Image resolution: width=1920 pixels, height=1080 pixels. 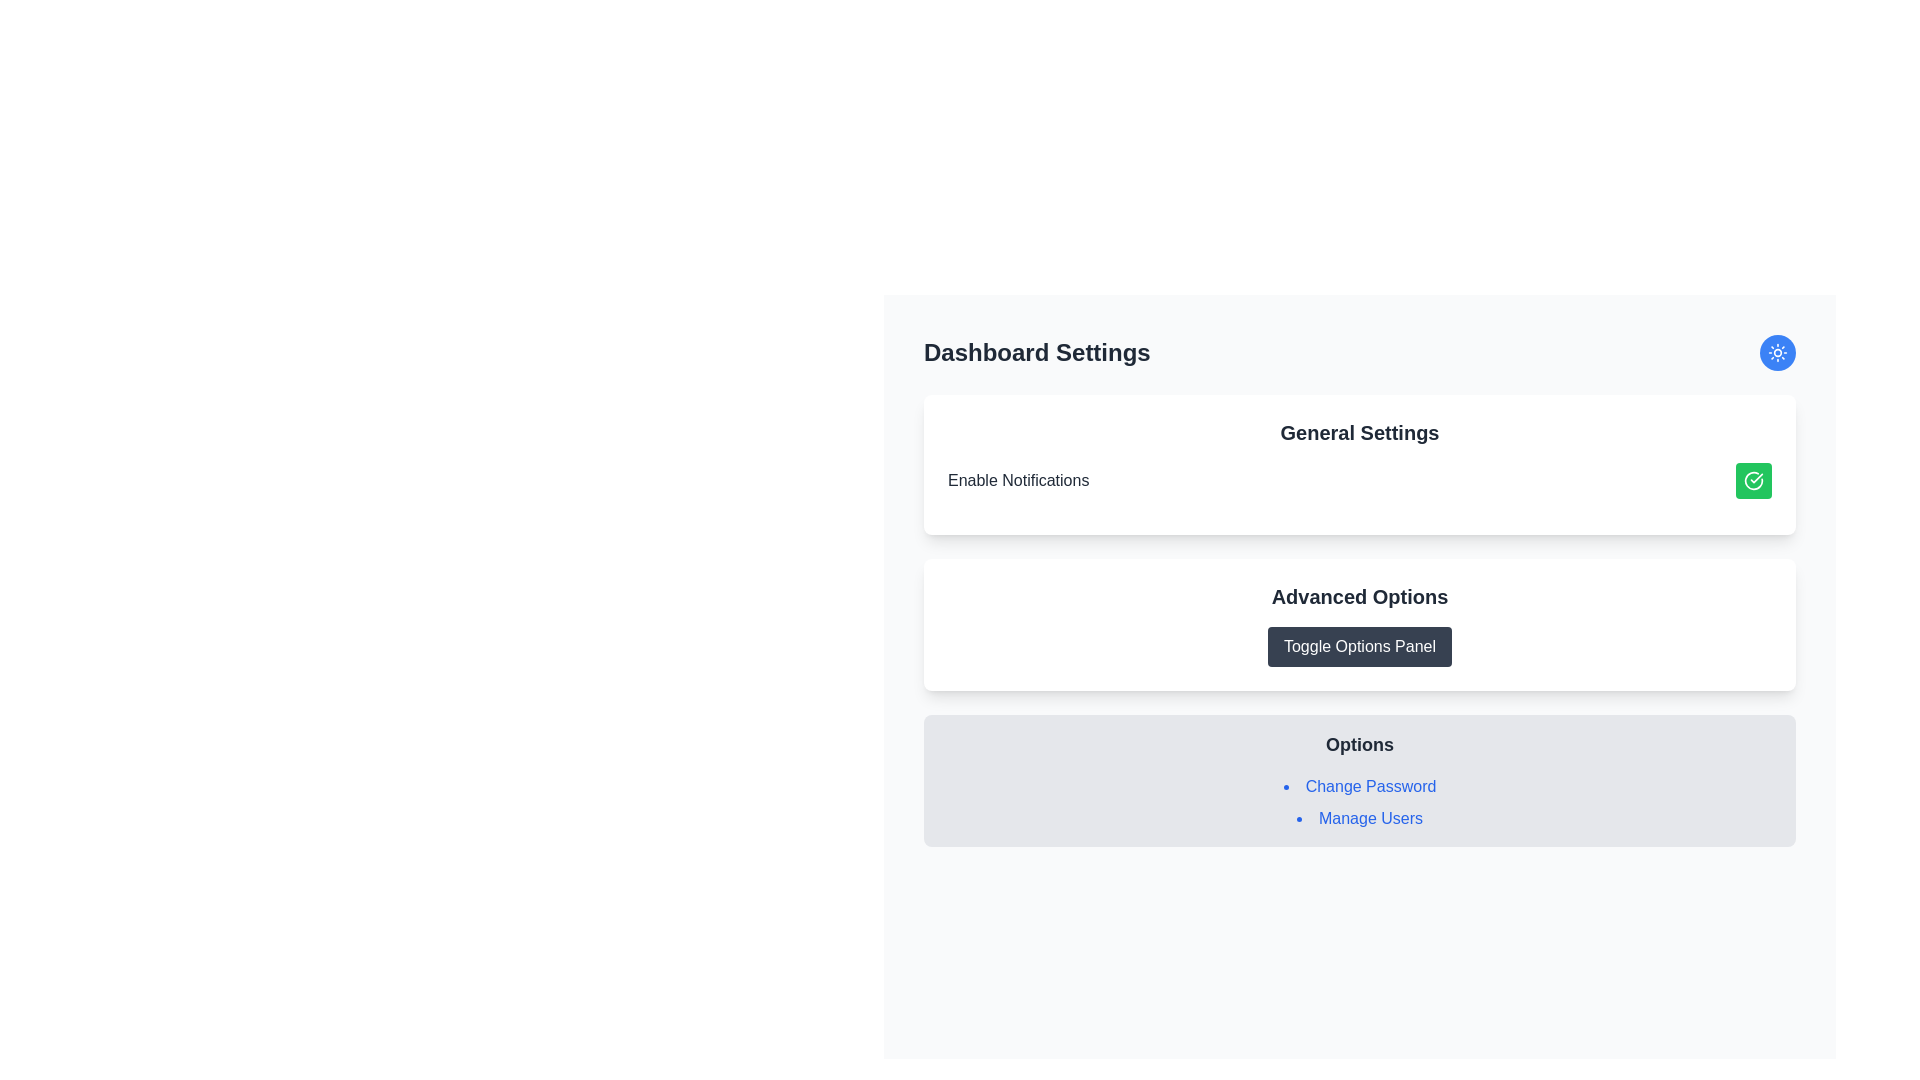 What do you see at coordinates (1752, 481) in the screenshot?
I see `the status of the circle icon with a checkmark, indicating completion or success, located in the top-right corner of the 'General Settings' section of the dashboard` at bounding box center [1752, 481].